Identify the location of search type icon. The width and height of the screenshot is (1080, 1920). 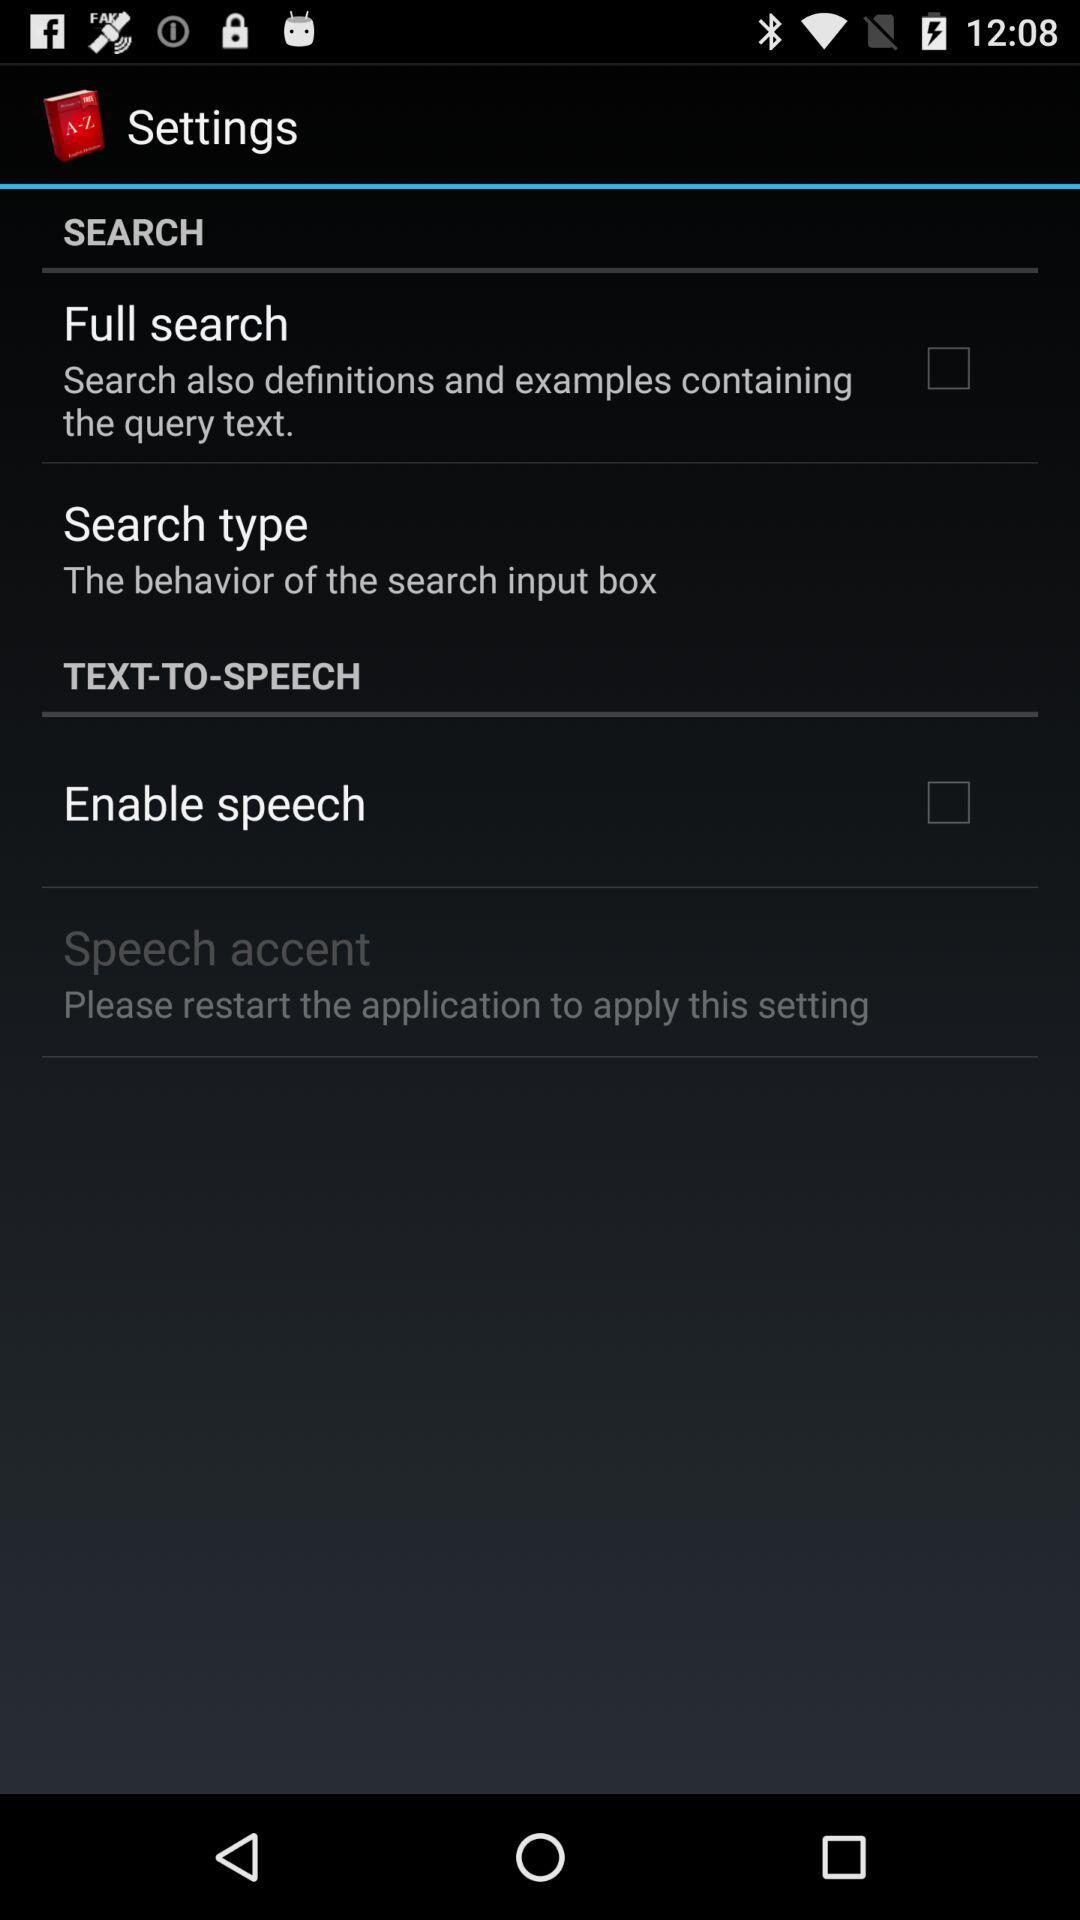
(185, 522).